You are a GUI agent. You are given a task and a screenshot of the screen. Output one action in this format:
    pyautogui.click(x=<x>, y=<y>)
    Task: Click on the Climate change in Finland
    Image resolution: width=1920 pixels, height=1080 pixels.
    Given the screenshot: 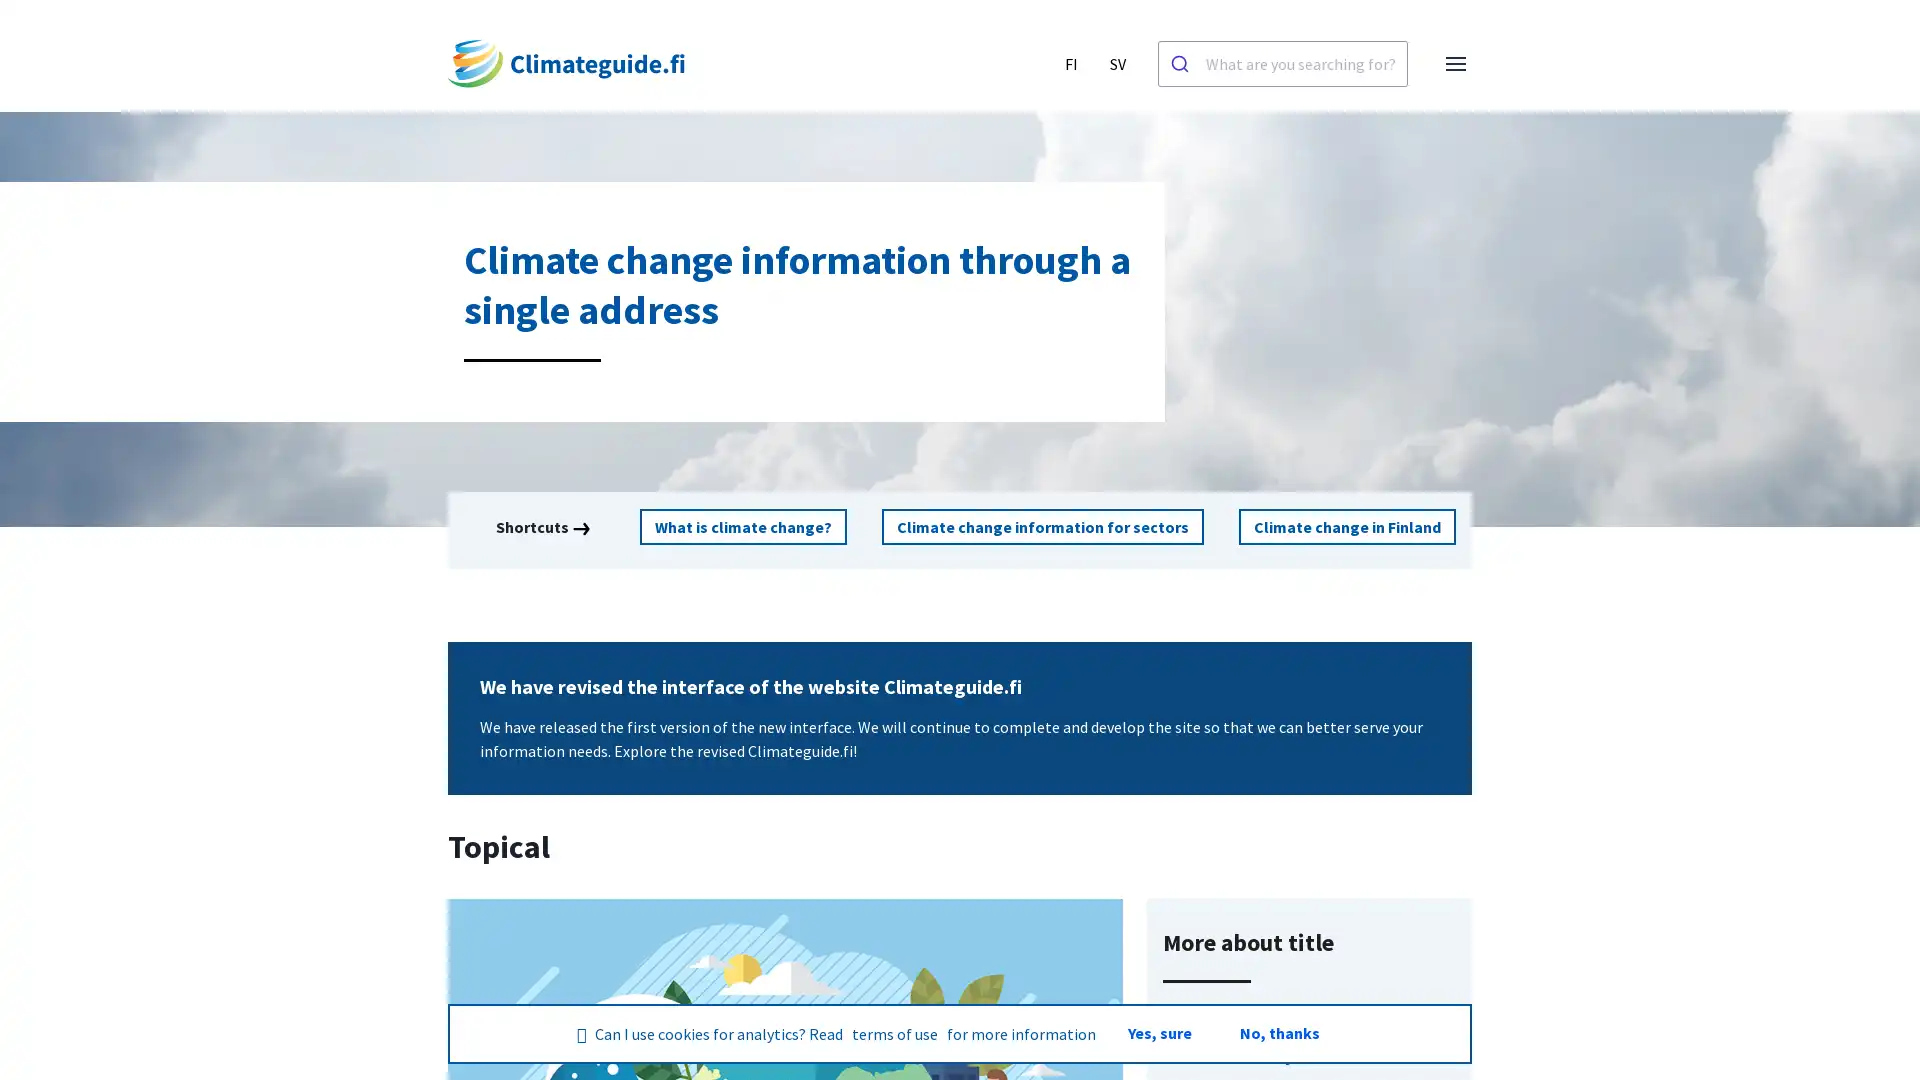 What is the action you would take?
    pyautogui.click(x=1344, y=526)
    